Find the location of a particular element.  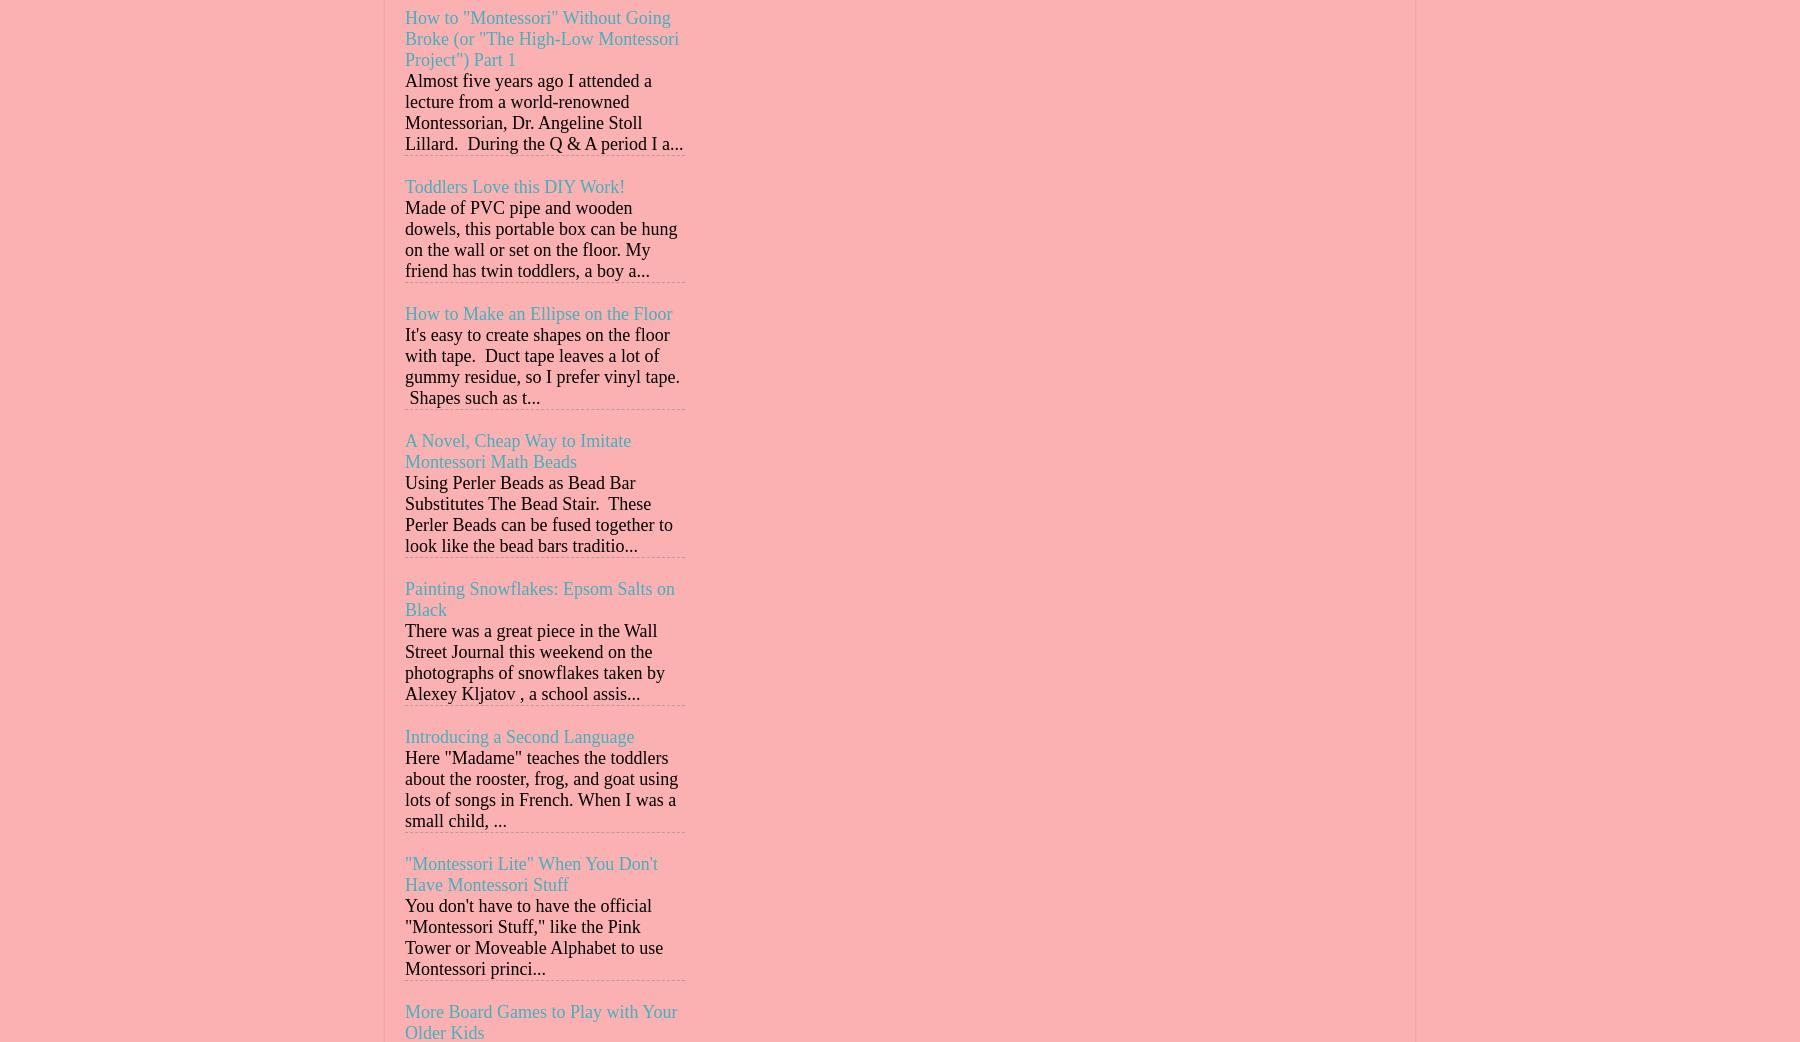

'You don't have to have the official "Montessori Stuff," like the Pink Tower or Moveable Alphabet to use Montessori princi...' is located at coordinates (533, 936).